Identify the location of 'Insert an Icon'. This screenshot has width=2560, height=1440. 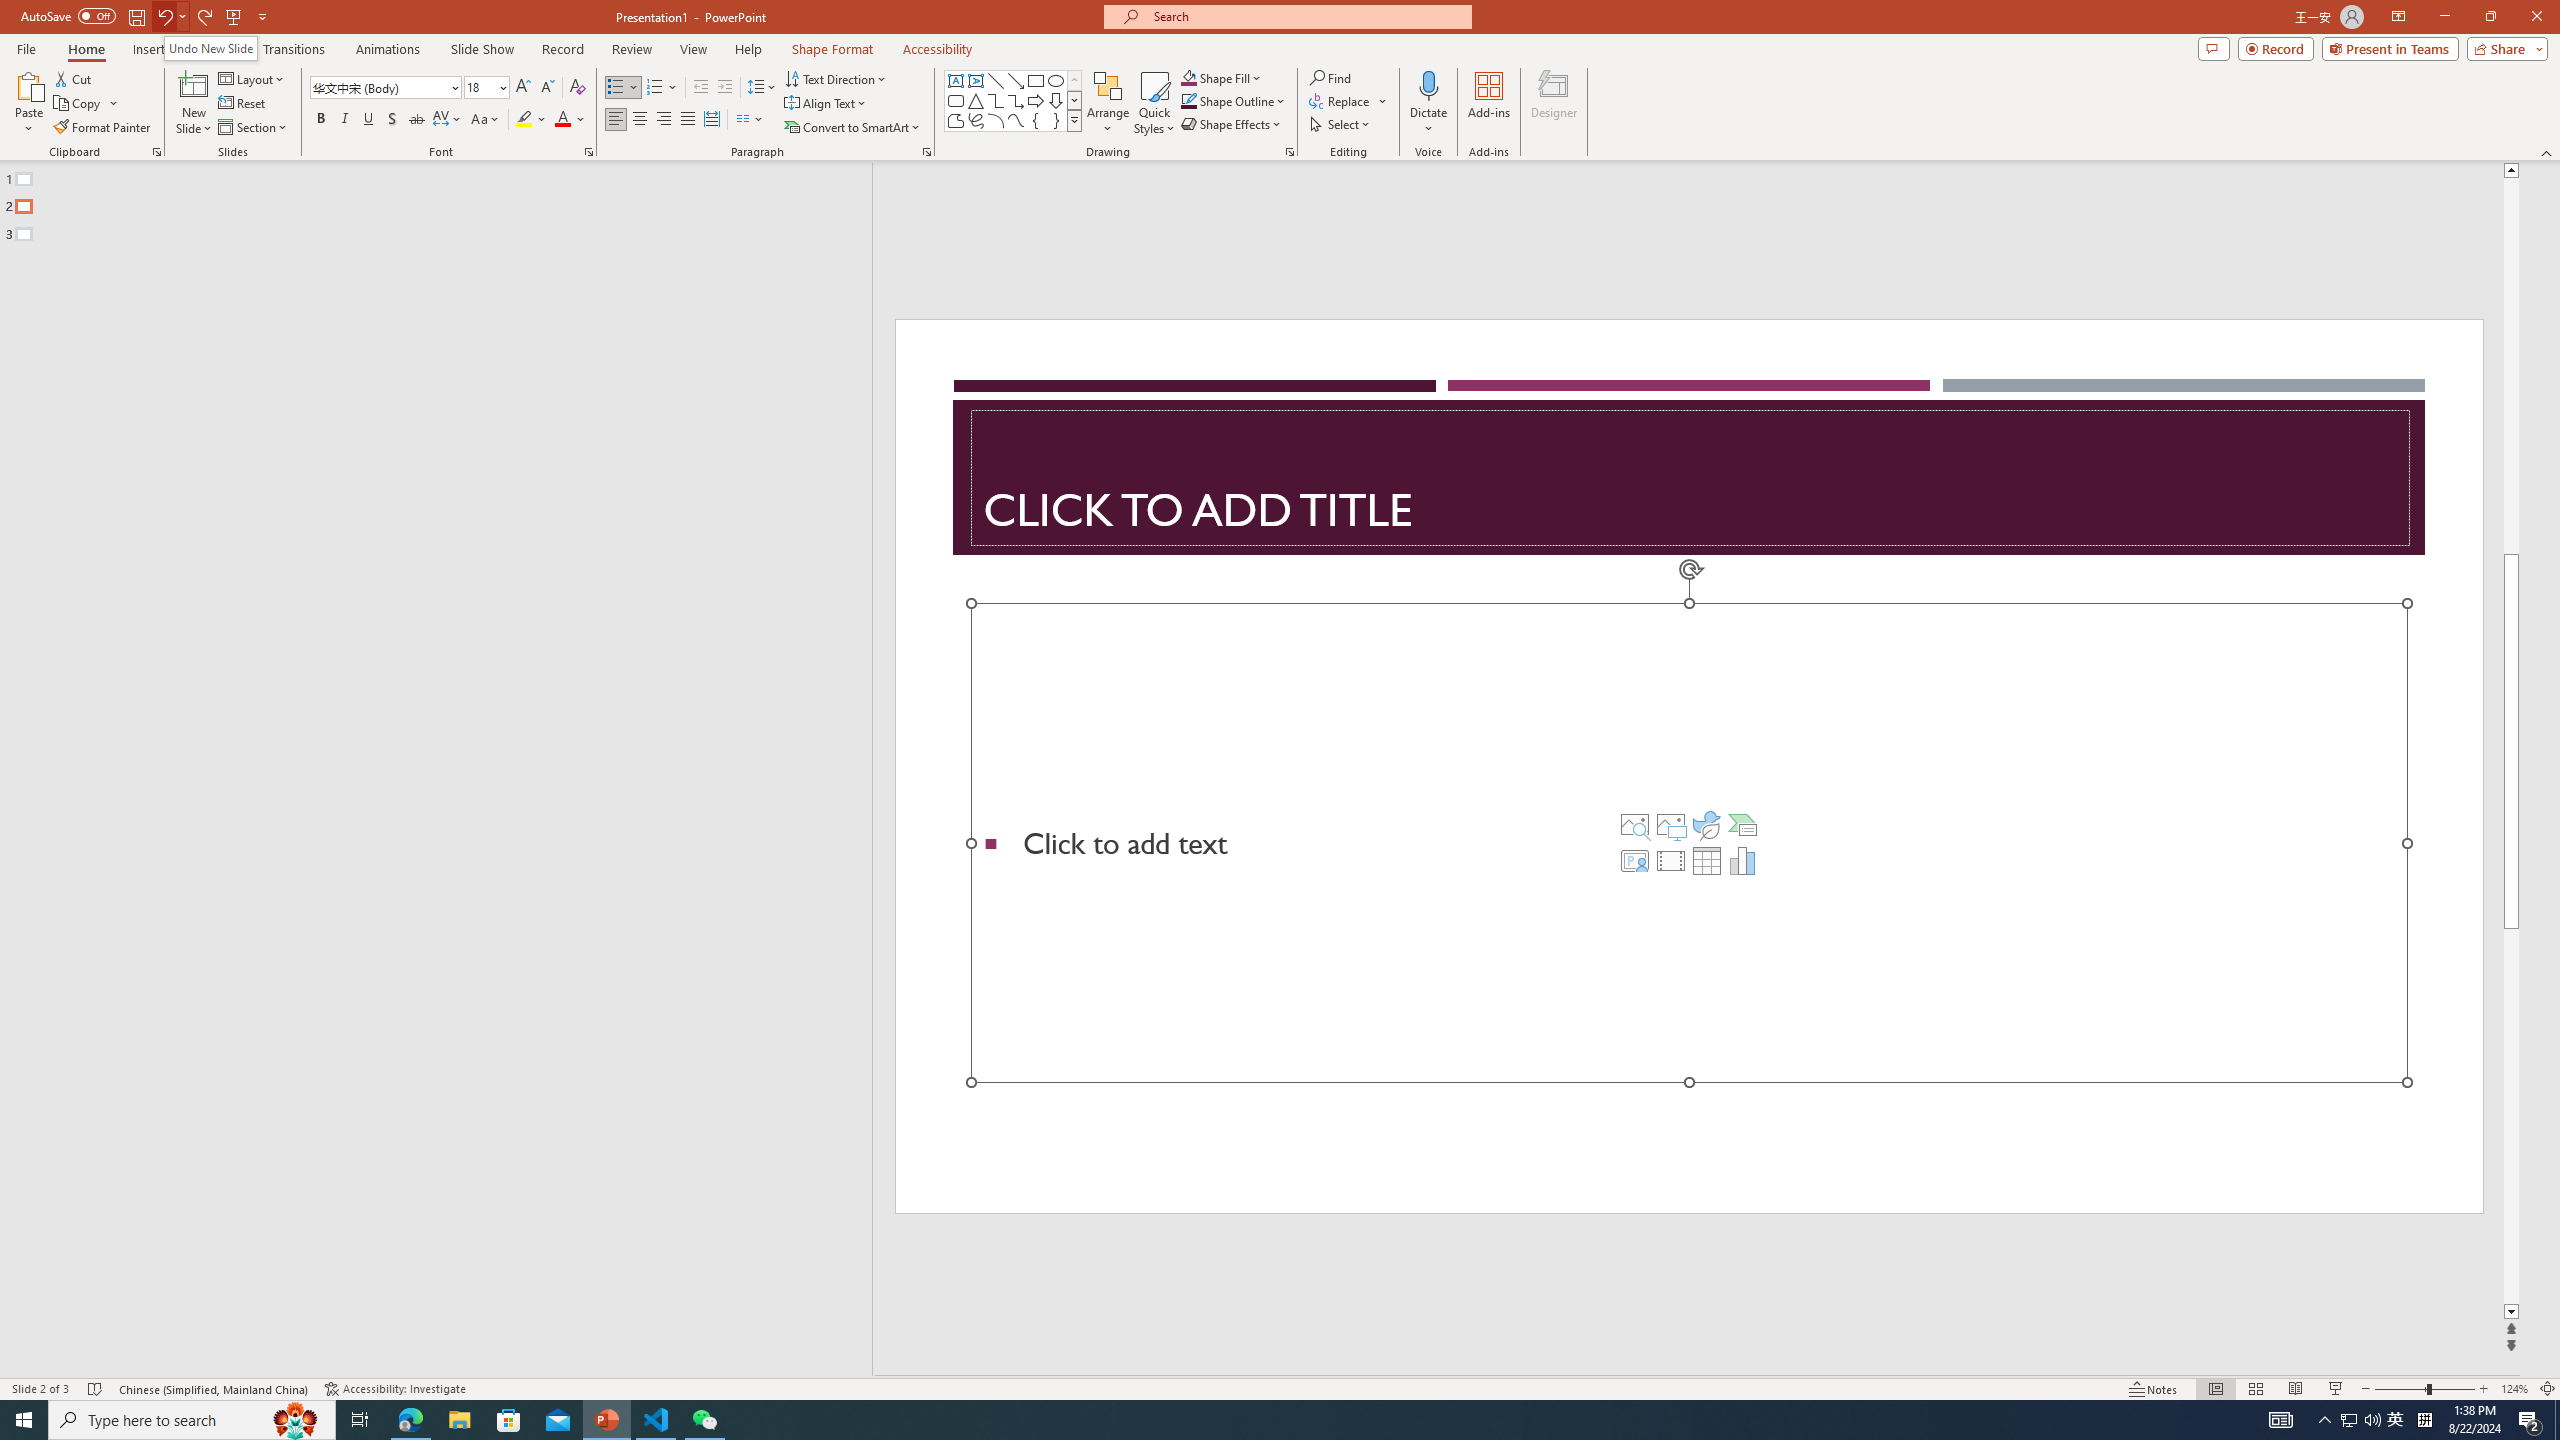
(1707, 824).